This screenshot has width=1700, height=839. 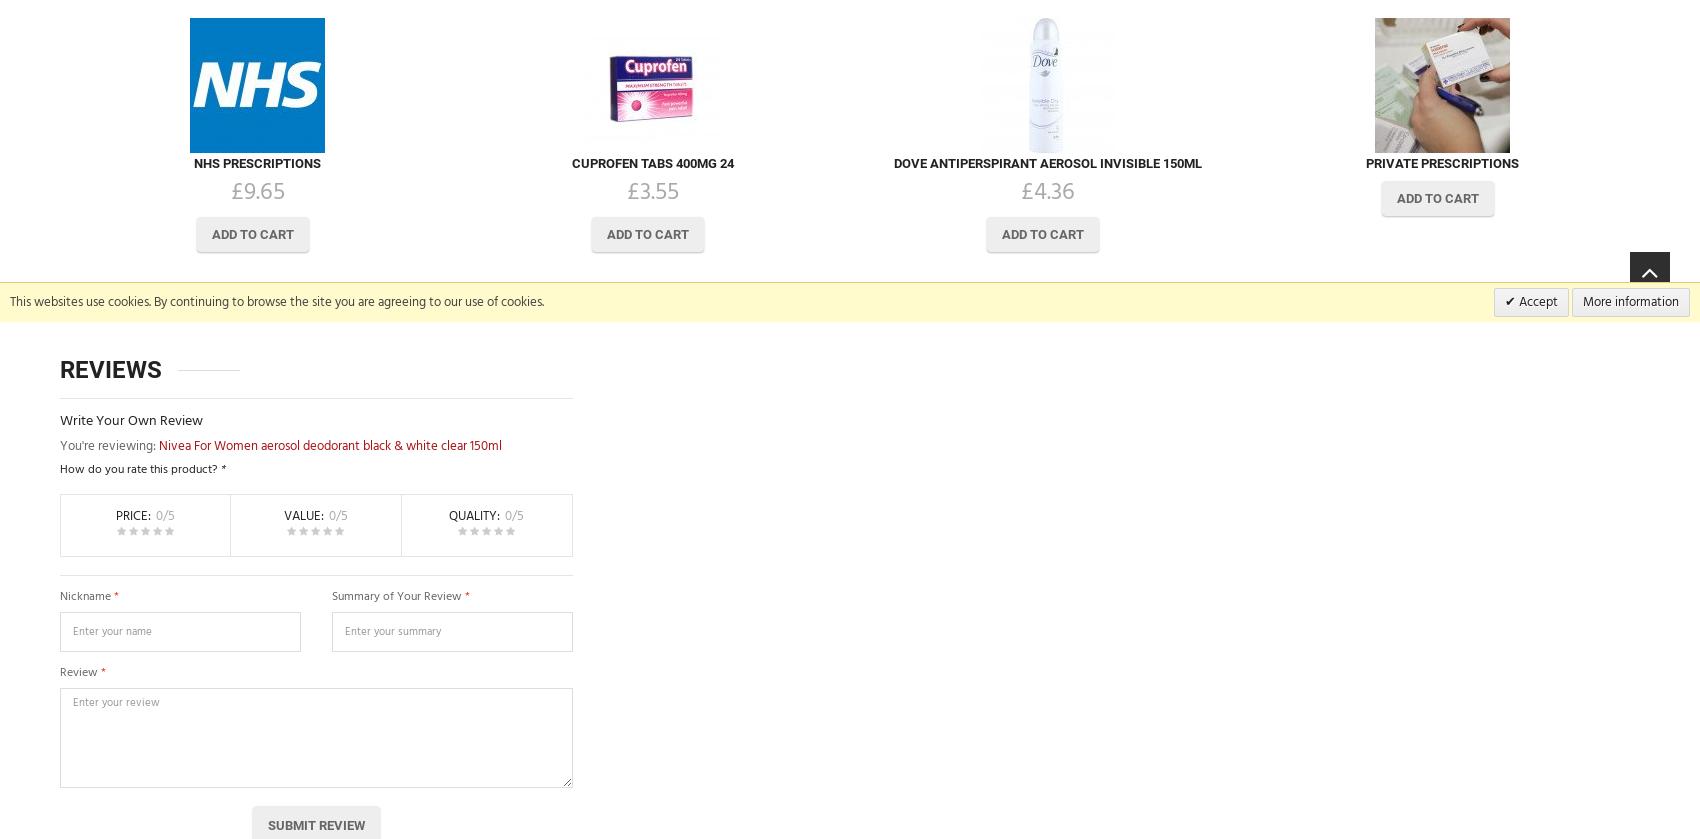 I want to click on 'Price', so click(x=130, y=514).